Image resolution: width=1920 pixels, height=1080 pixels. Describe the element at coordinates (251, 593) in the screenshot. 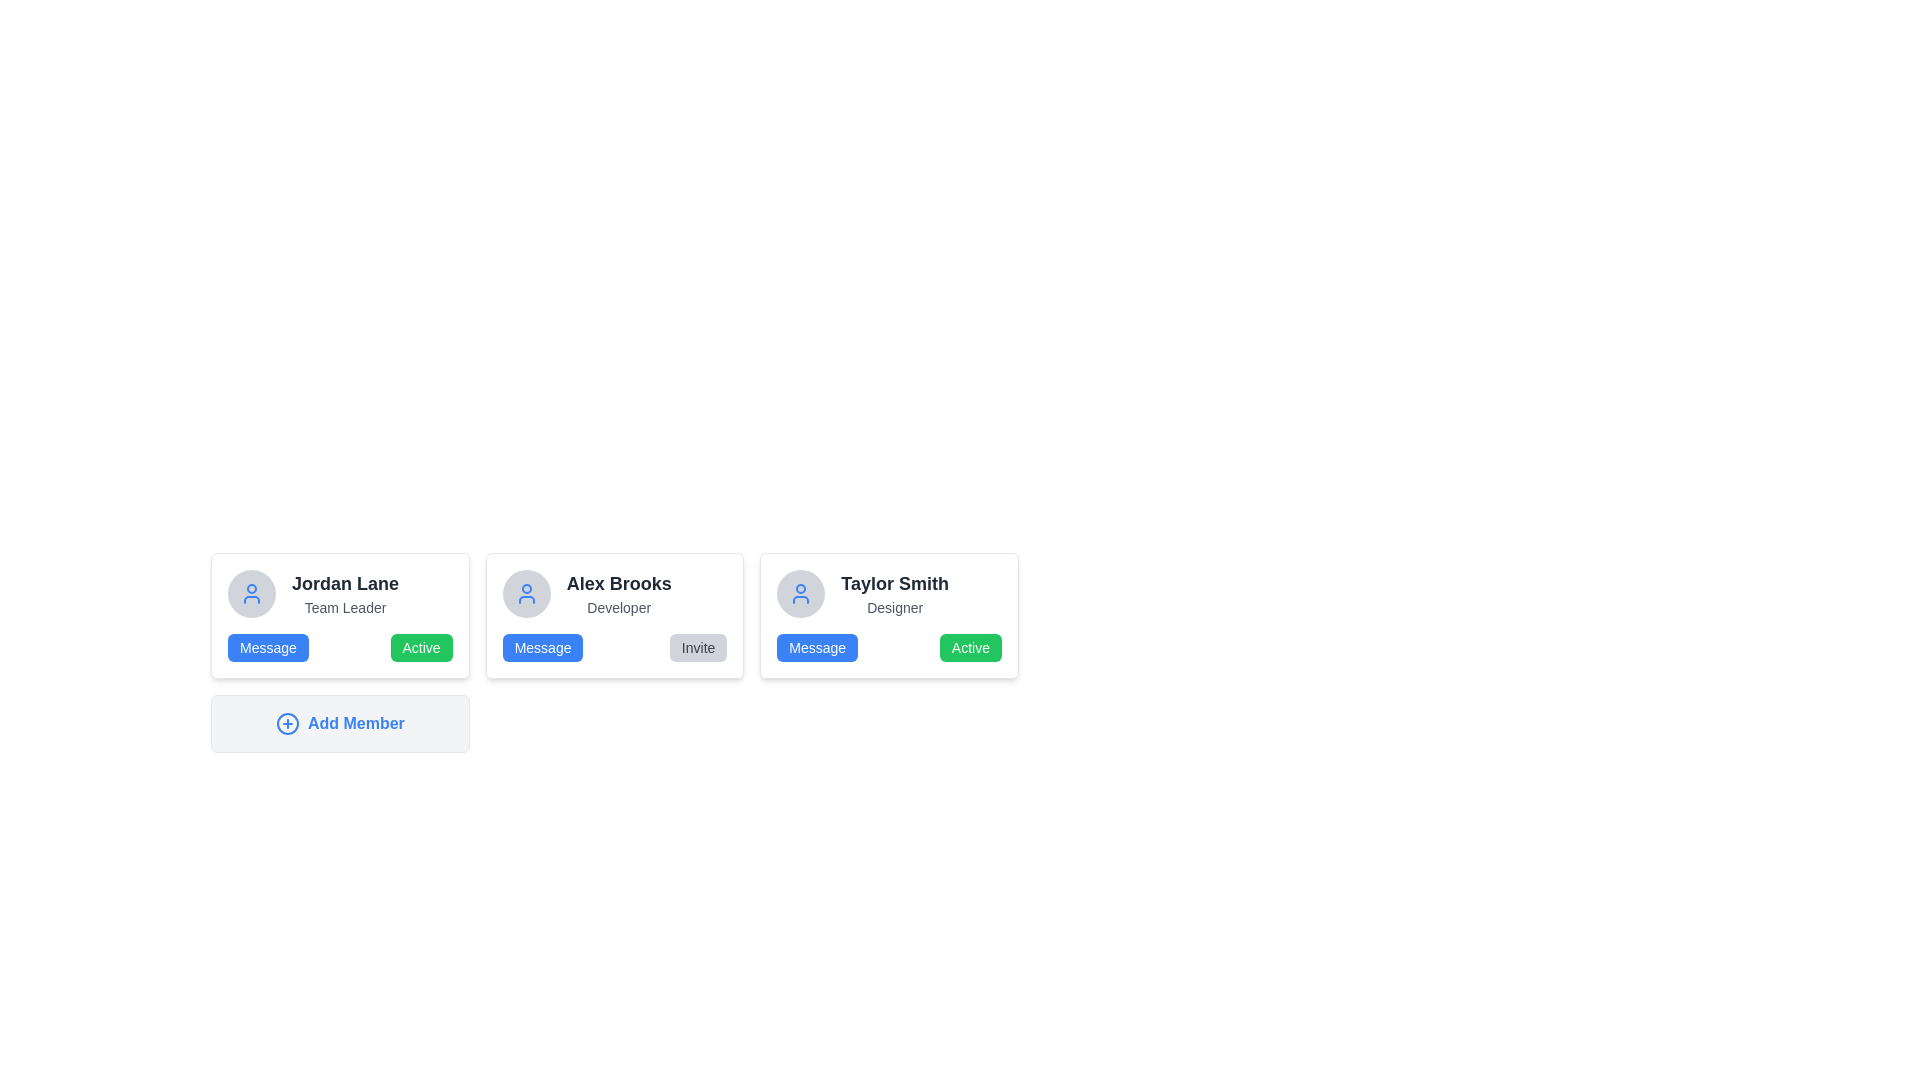

I see `the circular gray background enclosing the blue user silhouette icon located at the top-left of the card displaying 'Jordan Lane' and 'Team Leader'` at that location.